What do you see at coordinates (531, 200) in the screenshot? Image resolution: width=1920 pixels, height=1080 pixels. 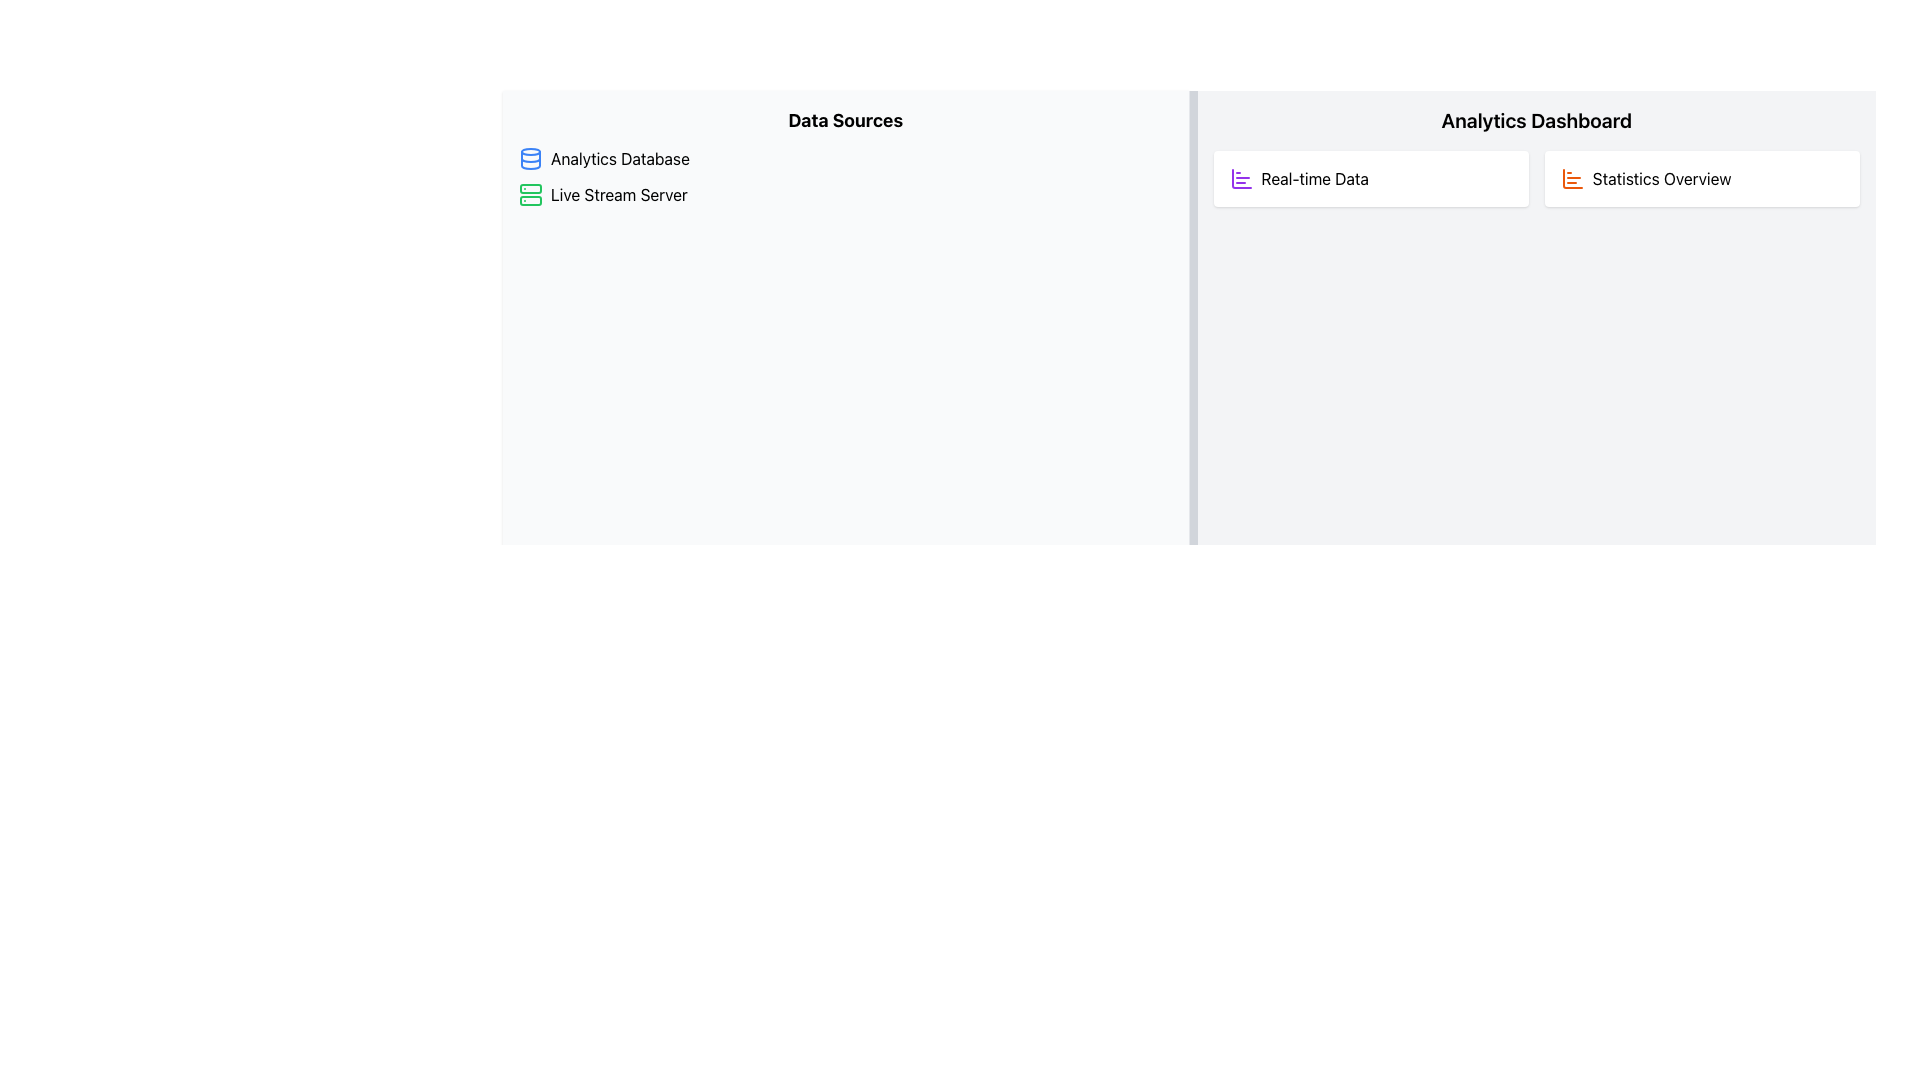 I see `the smaller rectangular icon located within the bottom half of the server icon, which is part of a green box with rounded corners, positioned to the left of the 'Live Stream Server' label in the 'Data Sources' section` at bounding box center [531, 200].